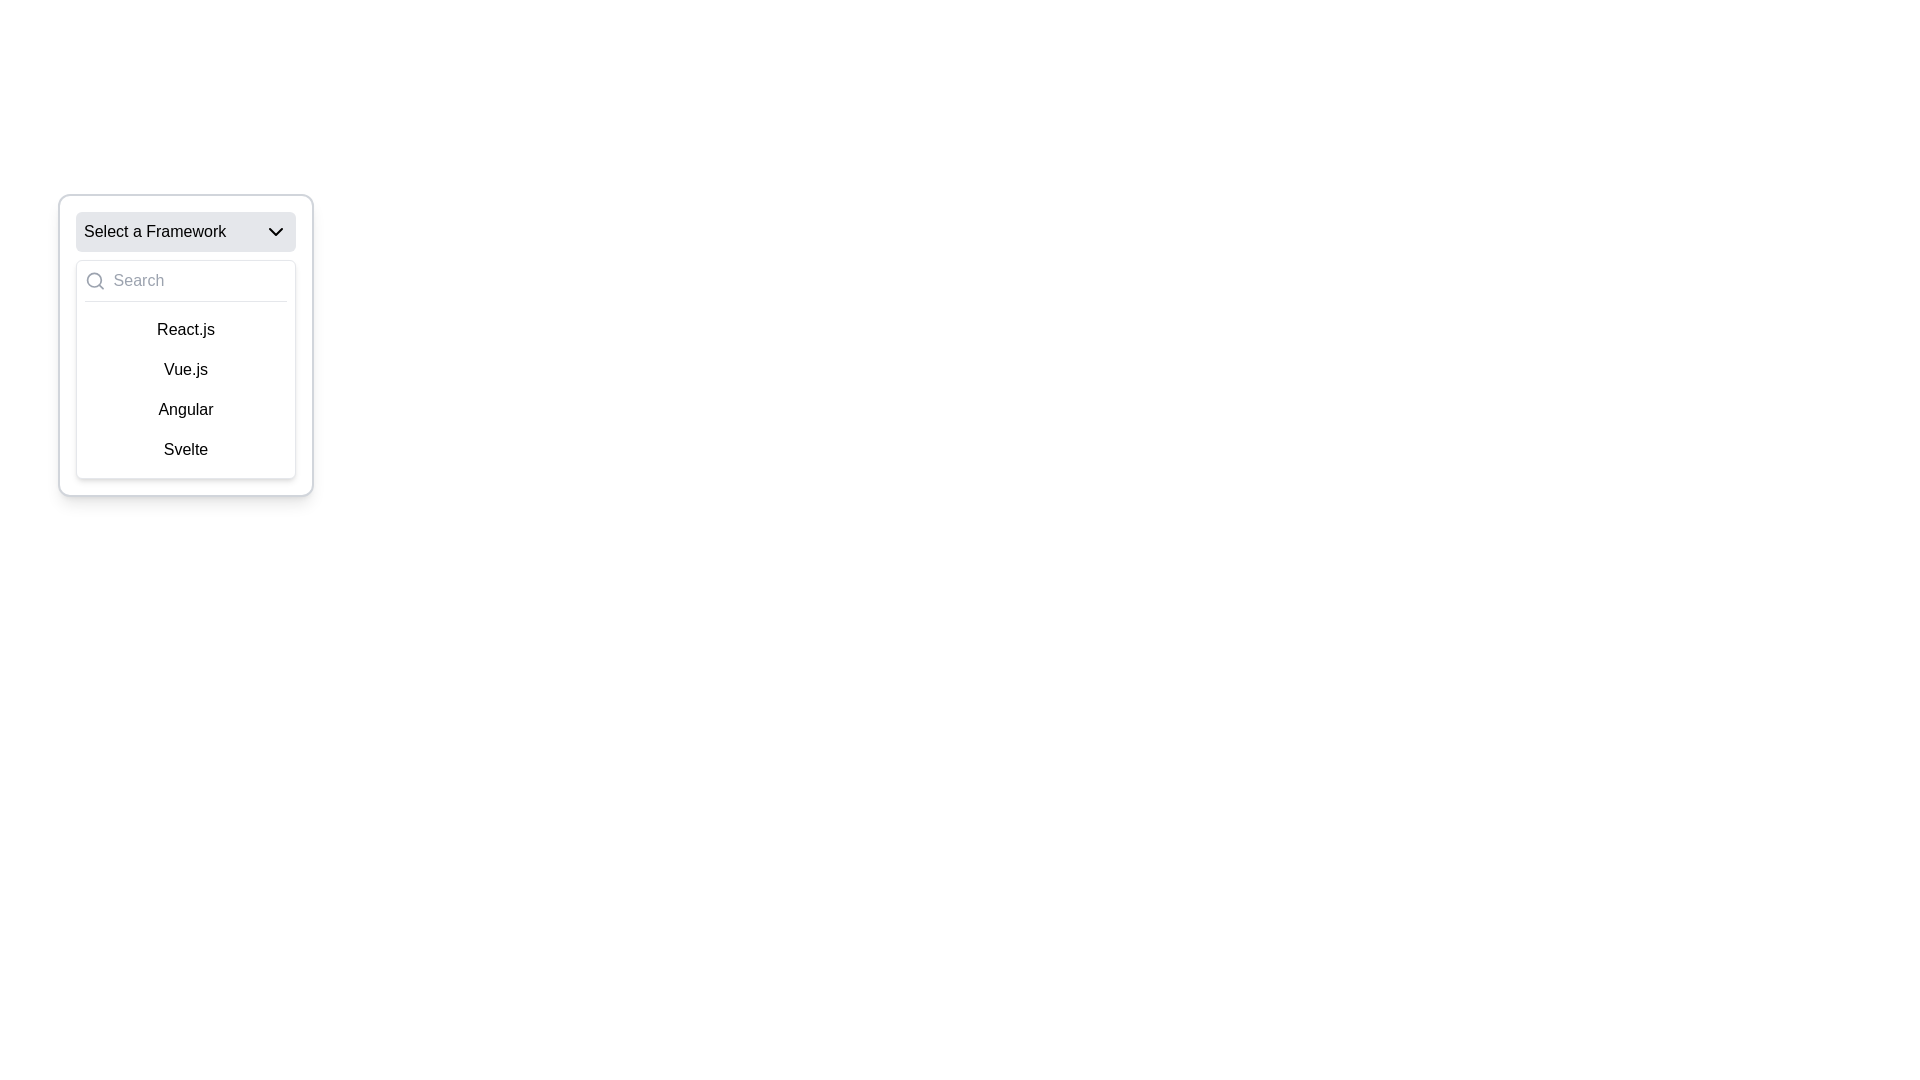 Image resolution: width=1920 pixels, height=1080 pixels. I want to click on the dropdown list item labeled 'Vue.js', so click(186, 370).